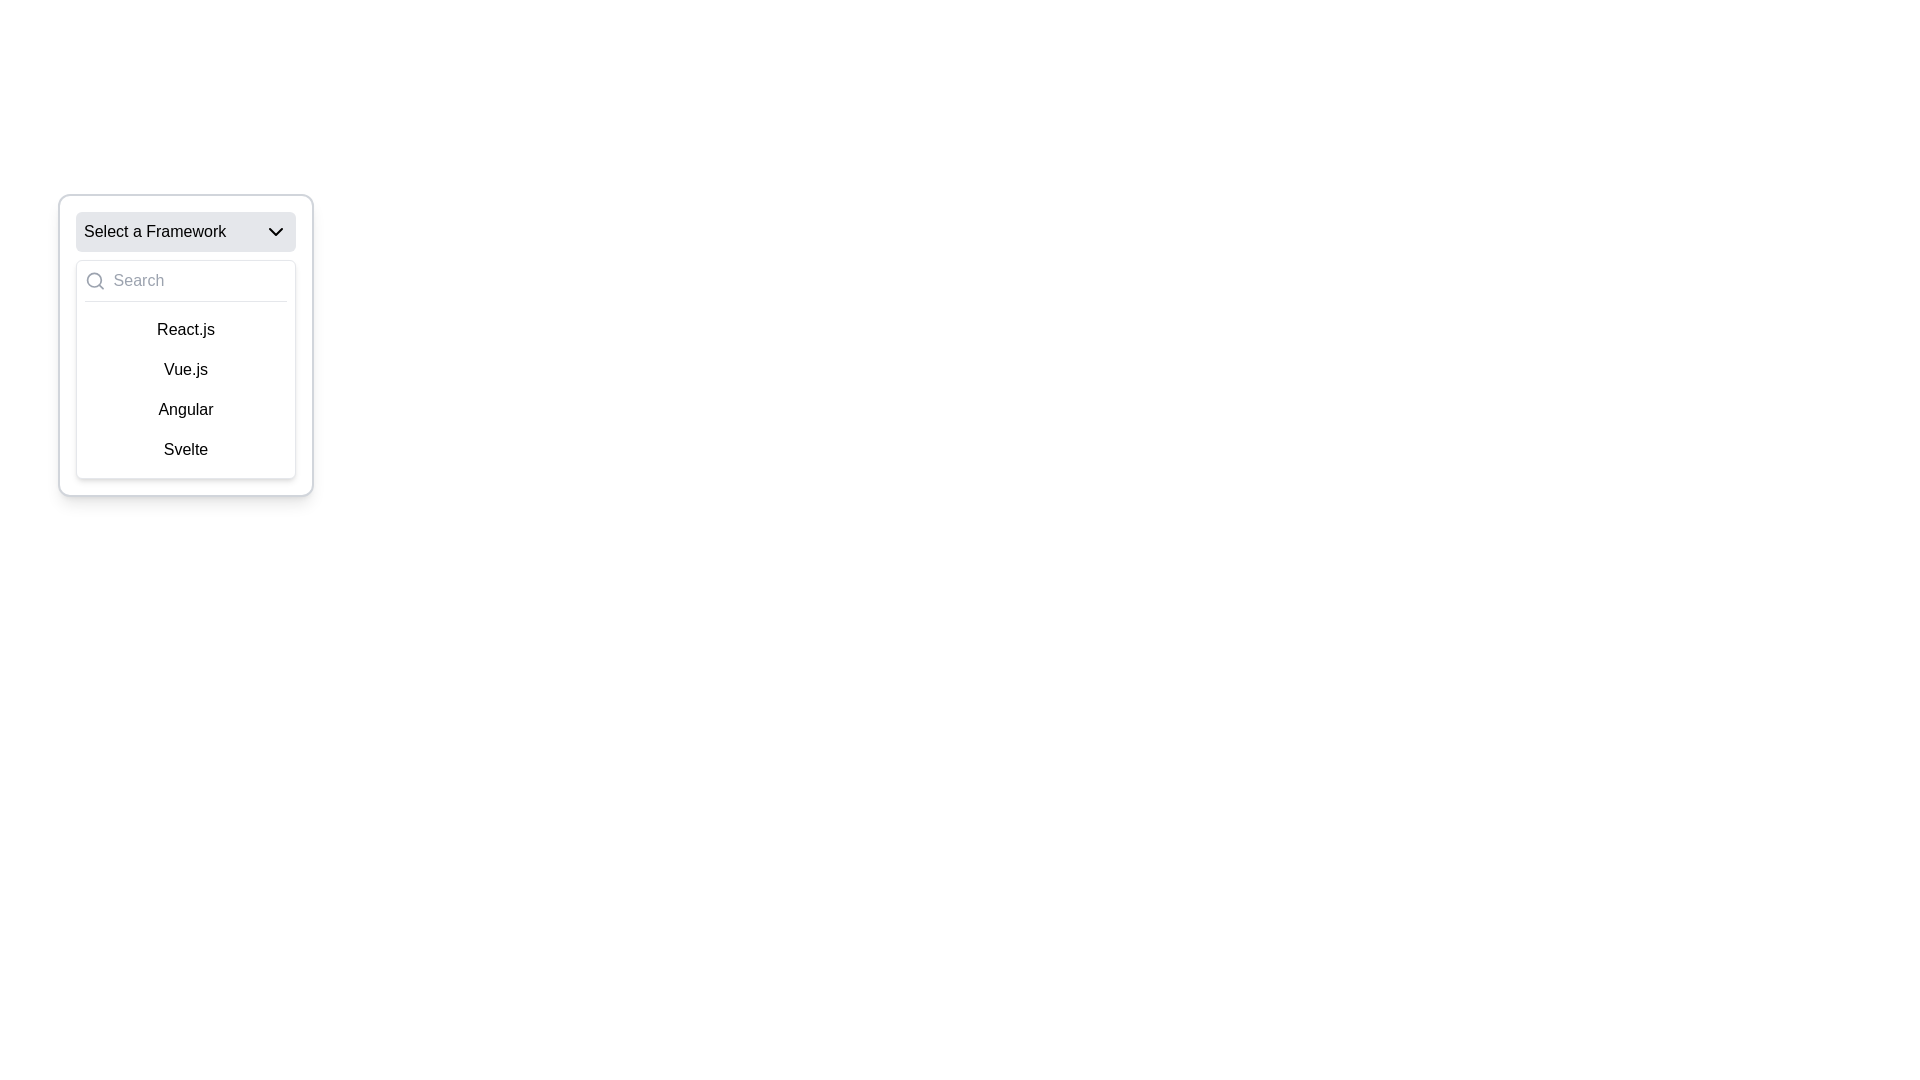 Image resolution: width=1920 pixels, height=1080 pixels. I want to click on the dropdown list item labeled 'Vue.js', so click(186, 370).